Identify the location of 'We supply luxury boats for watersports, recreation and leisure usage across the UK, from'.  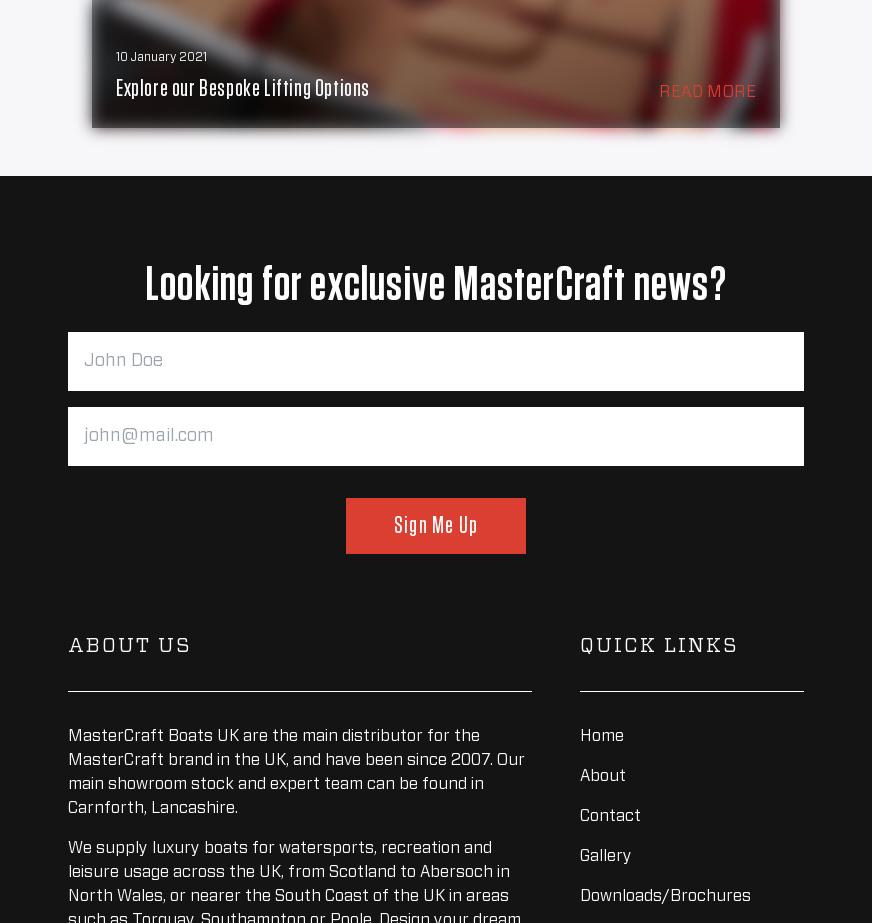
(67, 858).